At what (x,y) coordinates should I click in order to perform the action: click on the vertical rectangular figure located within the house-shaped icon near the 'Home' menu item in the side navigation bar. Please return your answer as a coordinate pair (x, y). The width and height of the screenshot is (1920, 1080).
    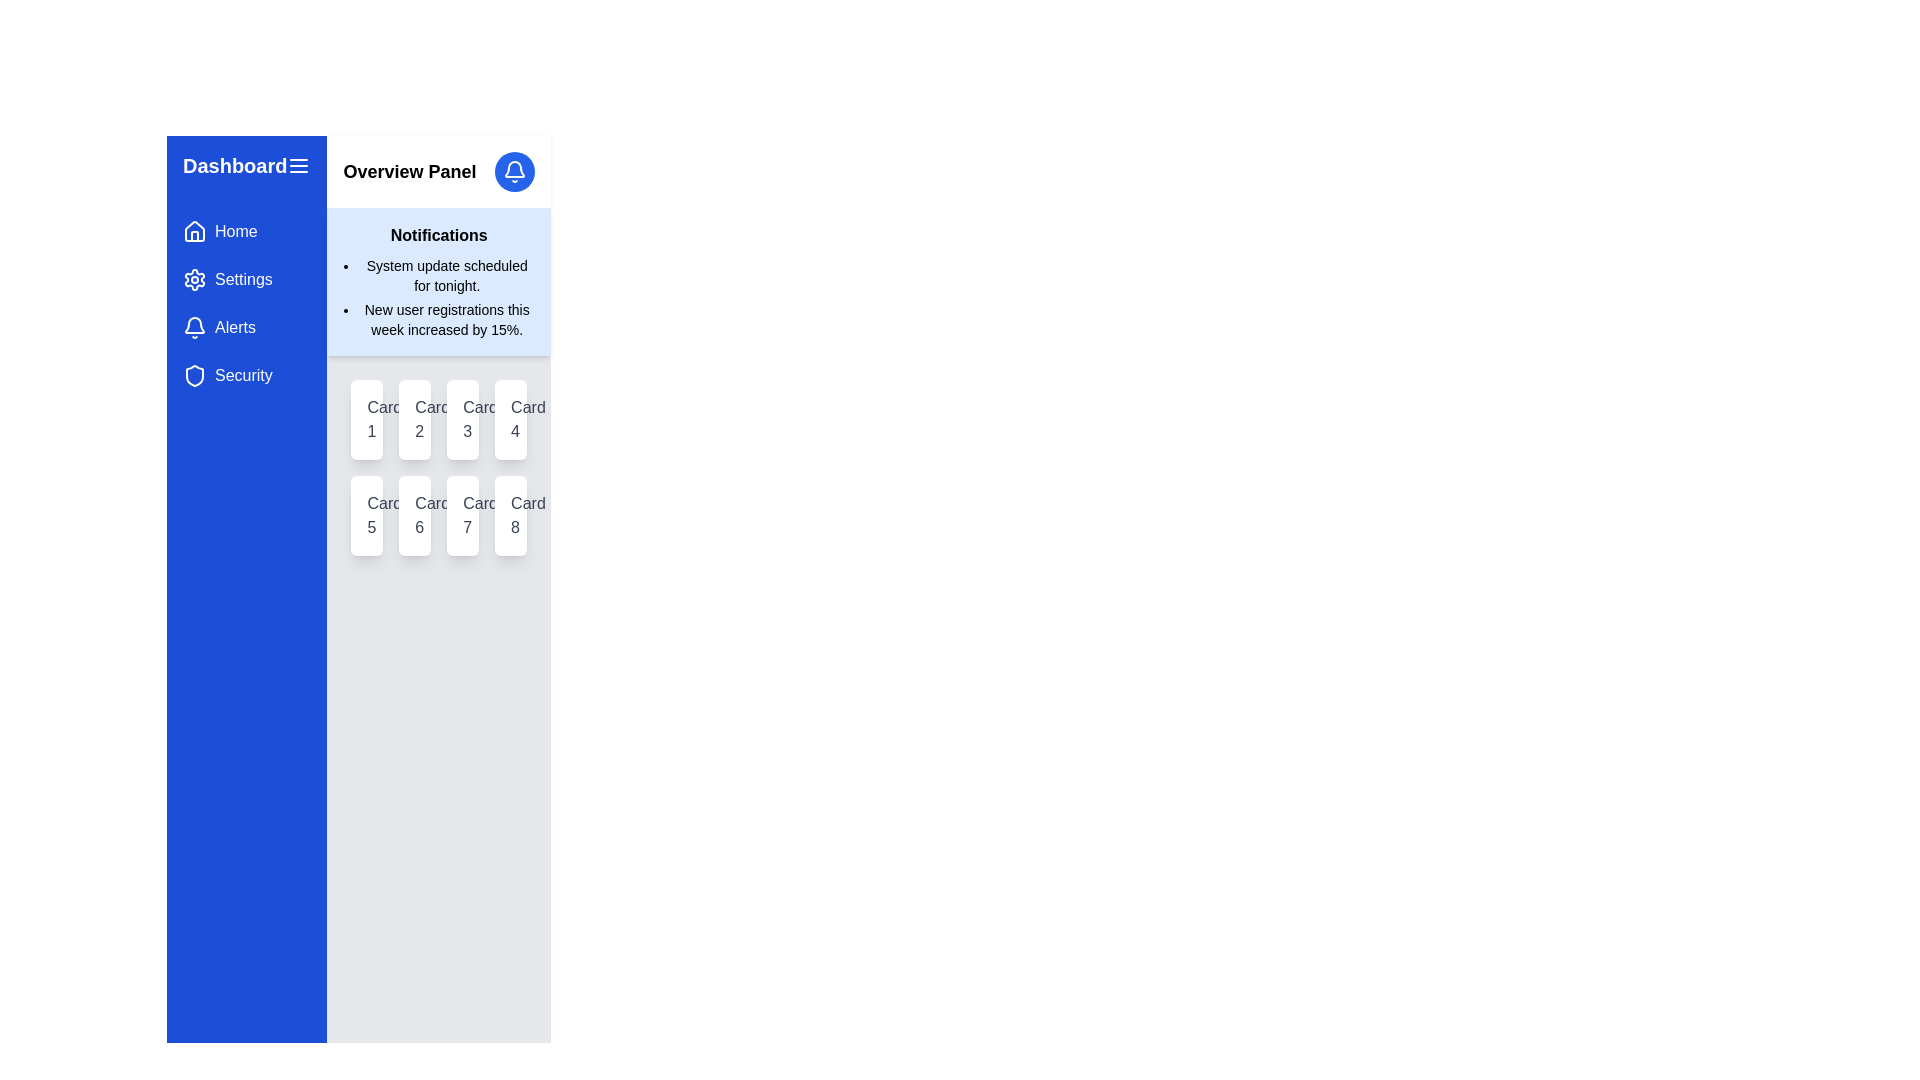
    Looking at the image, I should click on (195, 235).